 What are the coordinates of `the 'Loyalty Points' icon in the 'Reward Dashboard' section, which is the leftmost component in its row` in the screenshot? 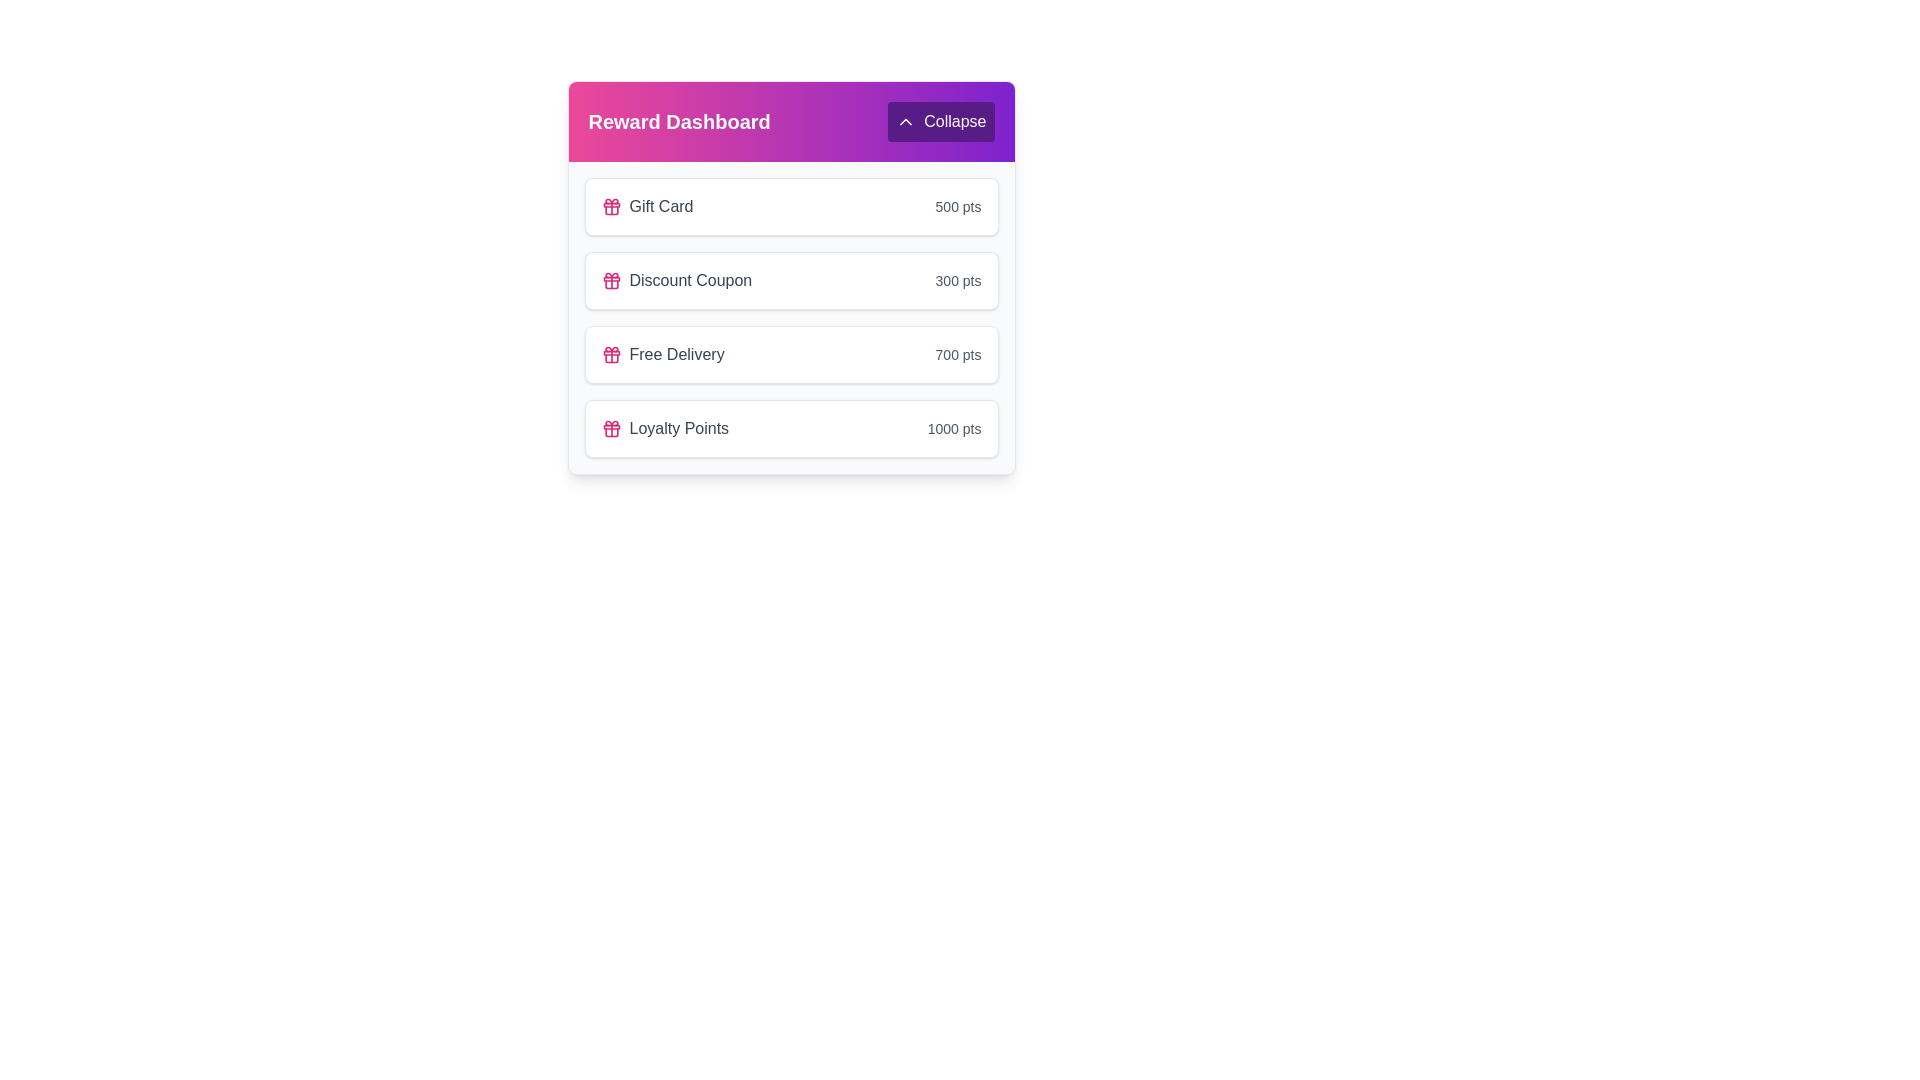 It's located at (610, 427).